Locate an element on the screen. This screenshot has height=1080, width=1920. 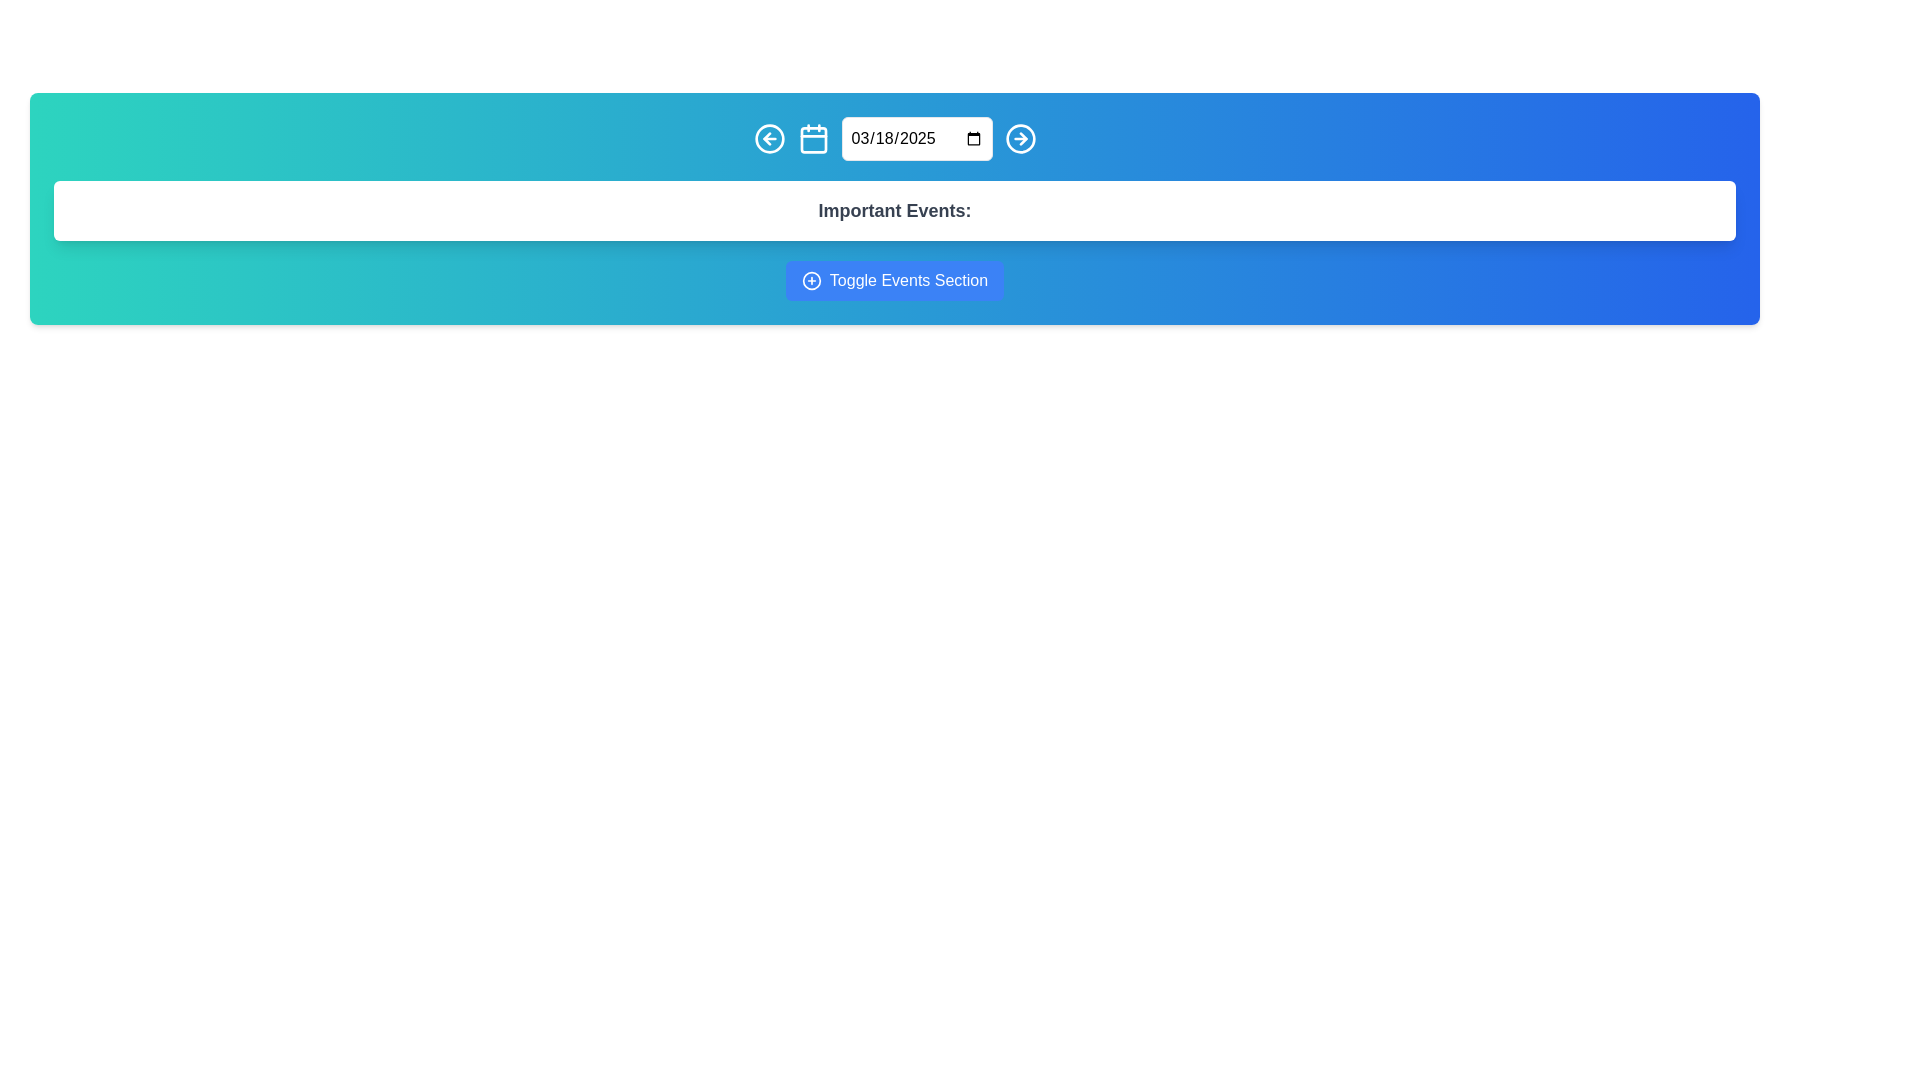
the calendar icon located in the central section of the blue header bar, which is the third icon from the left is located at coordinates (813, 137).